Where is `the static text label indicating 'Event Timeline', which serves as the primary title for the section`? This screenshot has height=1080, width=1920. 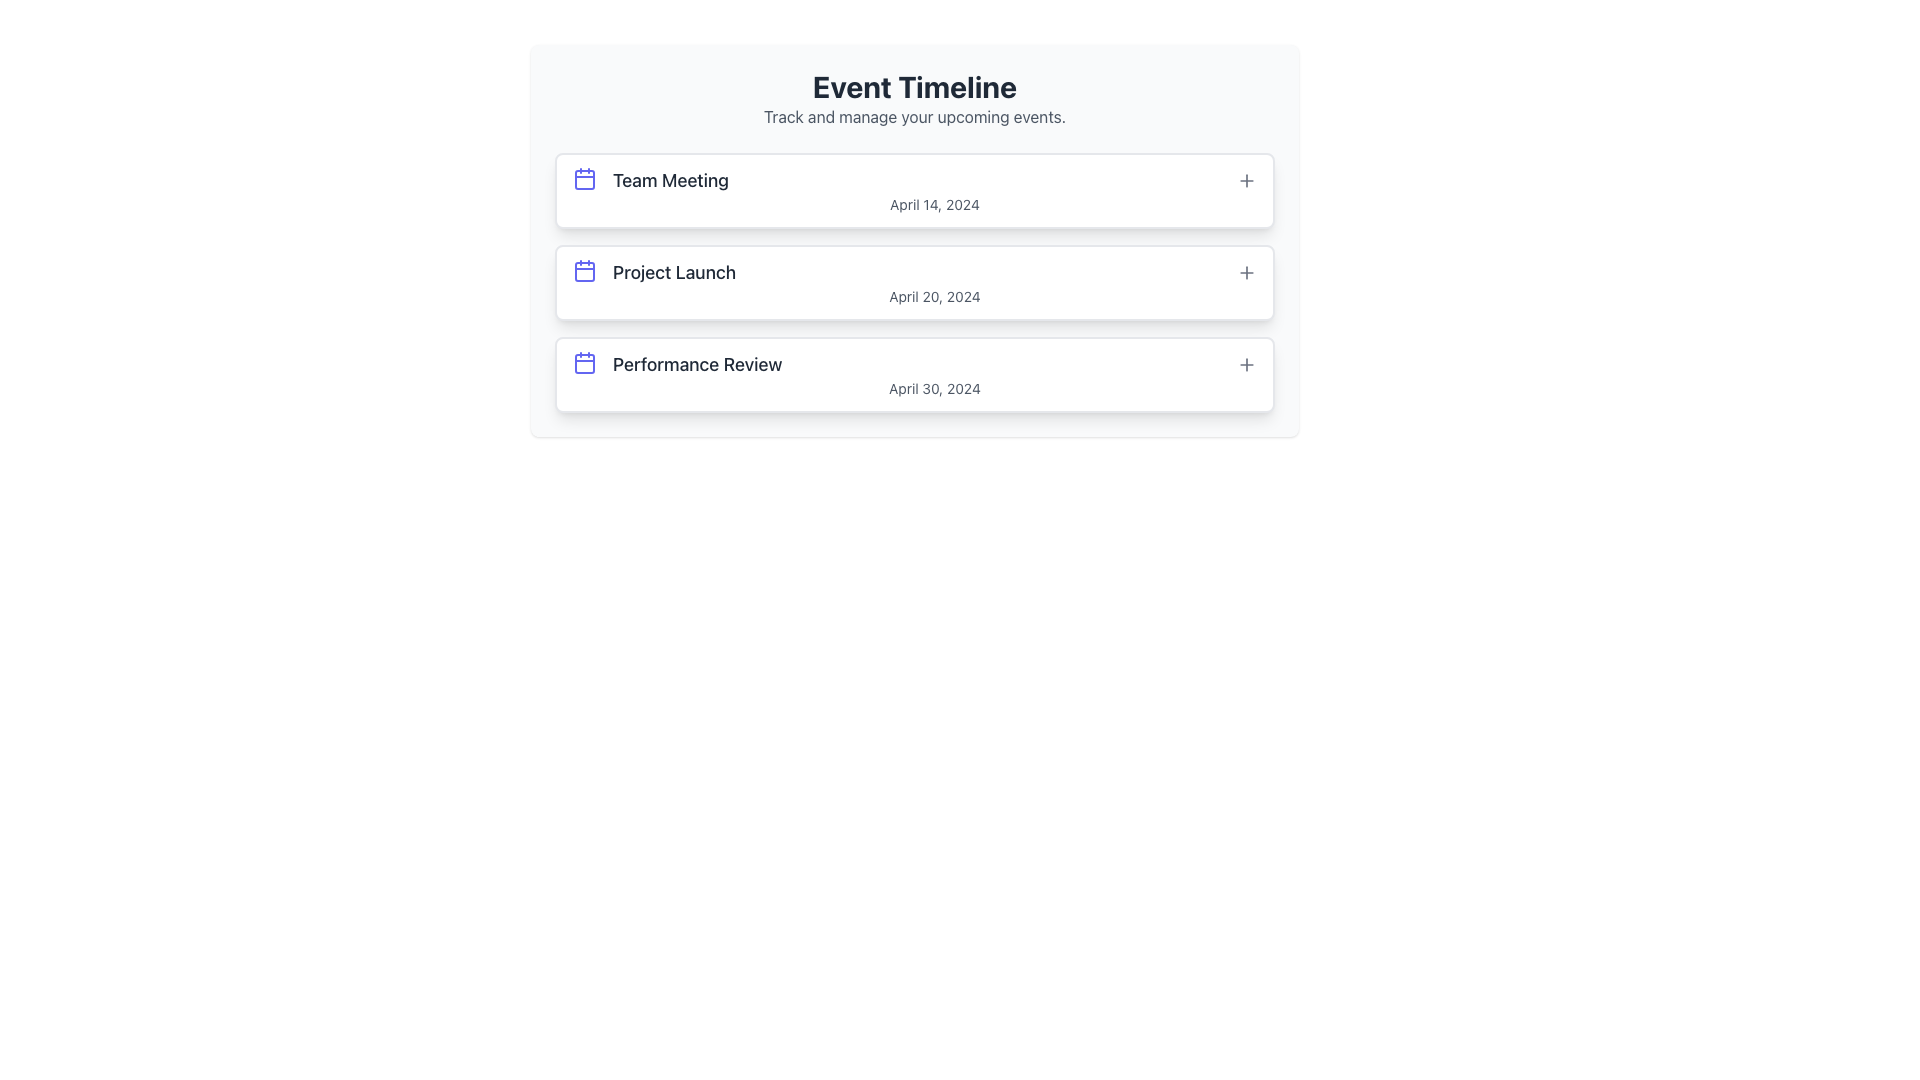 the static text label indicating 'Event Timeline', which serves as the primary title for the section is located at coordinates (914, 86).